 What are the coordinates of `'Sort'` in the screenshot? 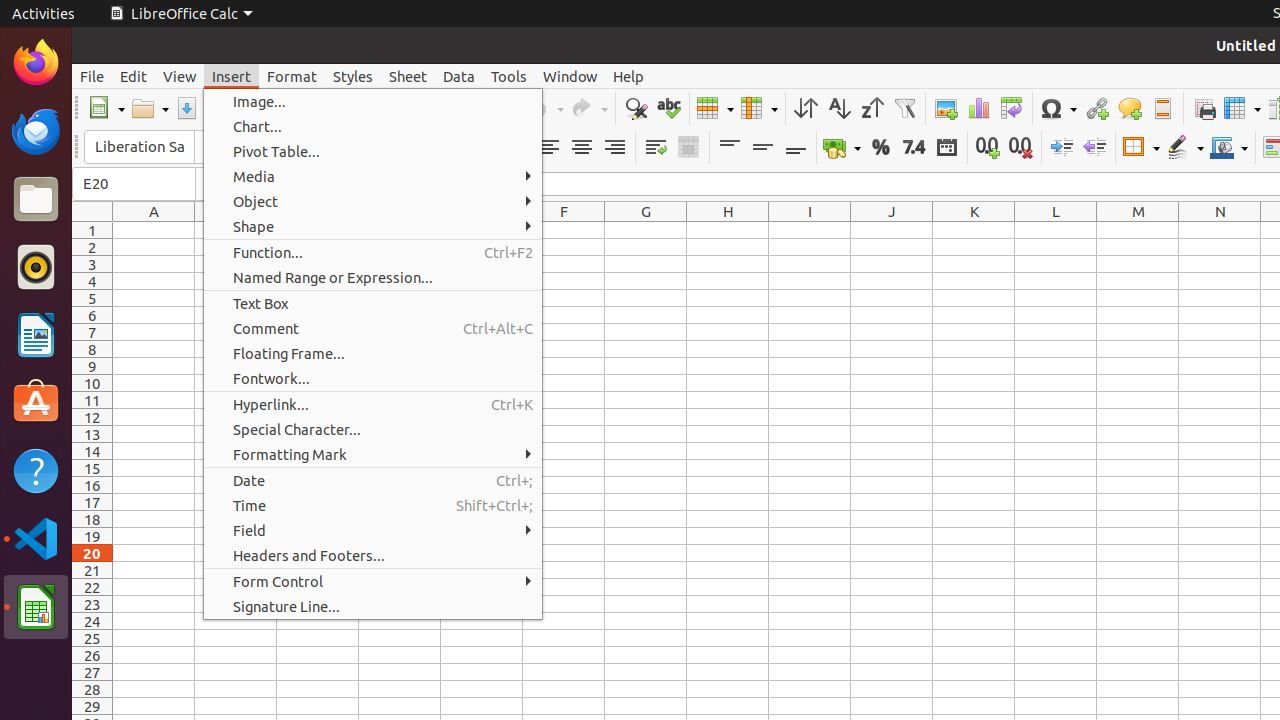 It's located at (805, 108).